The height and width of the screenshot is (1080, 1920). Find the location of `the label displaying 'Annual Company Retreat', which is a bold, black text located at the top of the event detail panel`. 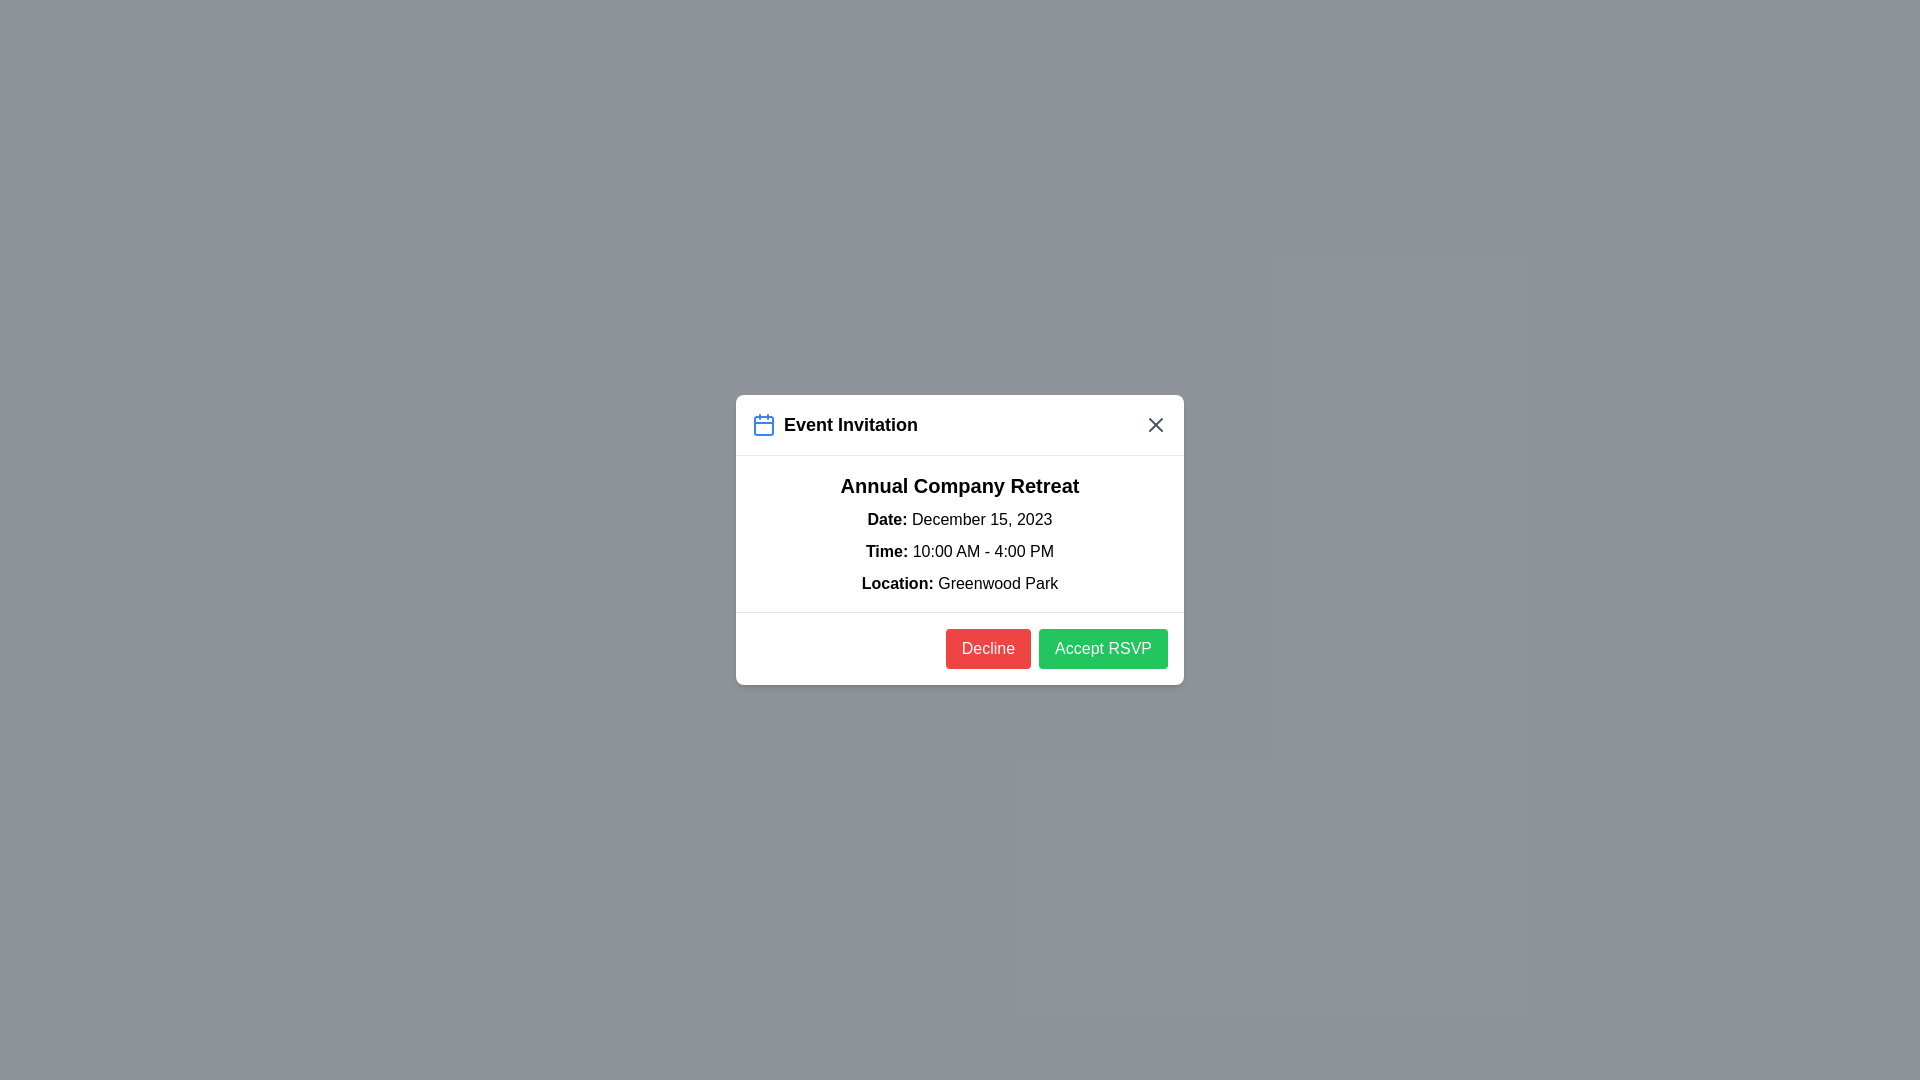

the label displaying 'Annual Company Retreat', which is a bold, black text located at the top of the event detail panel is located at coordinates (960, 486).